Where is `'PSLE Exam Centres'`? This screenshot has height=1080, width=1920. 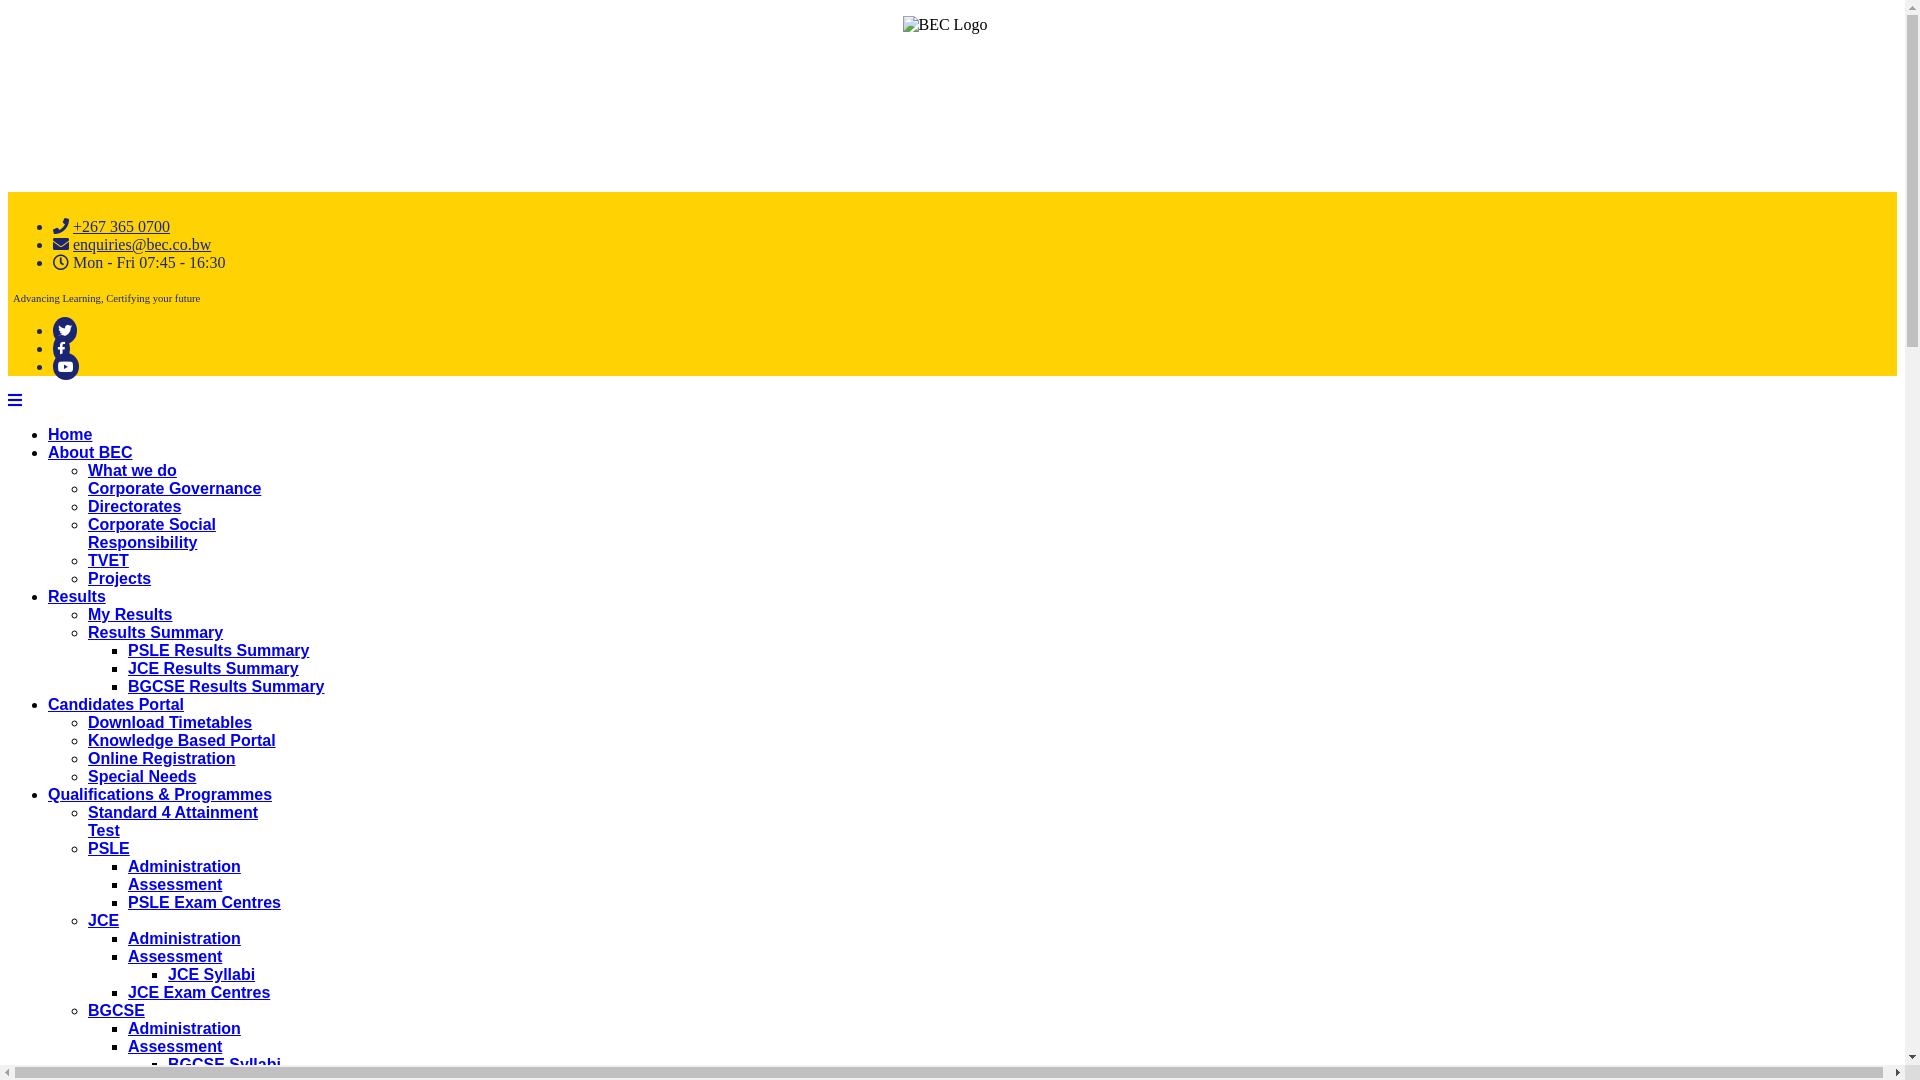
'PSLE Exam Centres' is located at coordinates (127, 902).